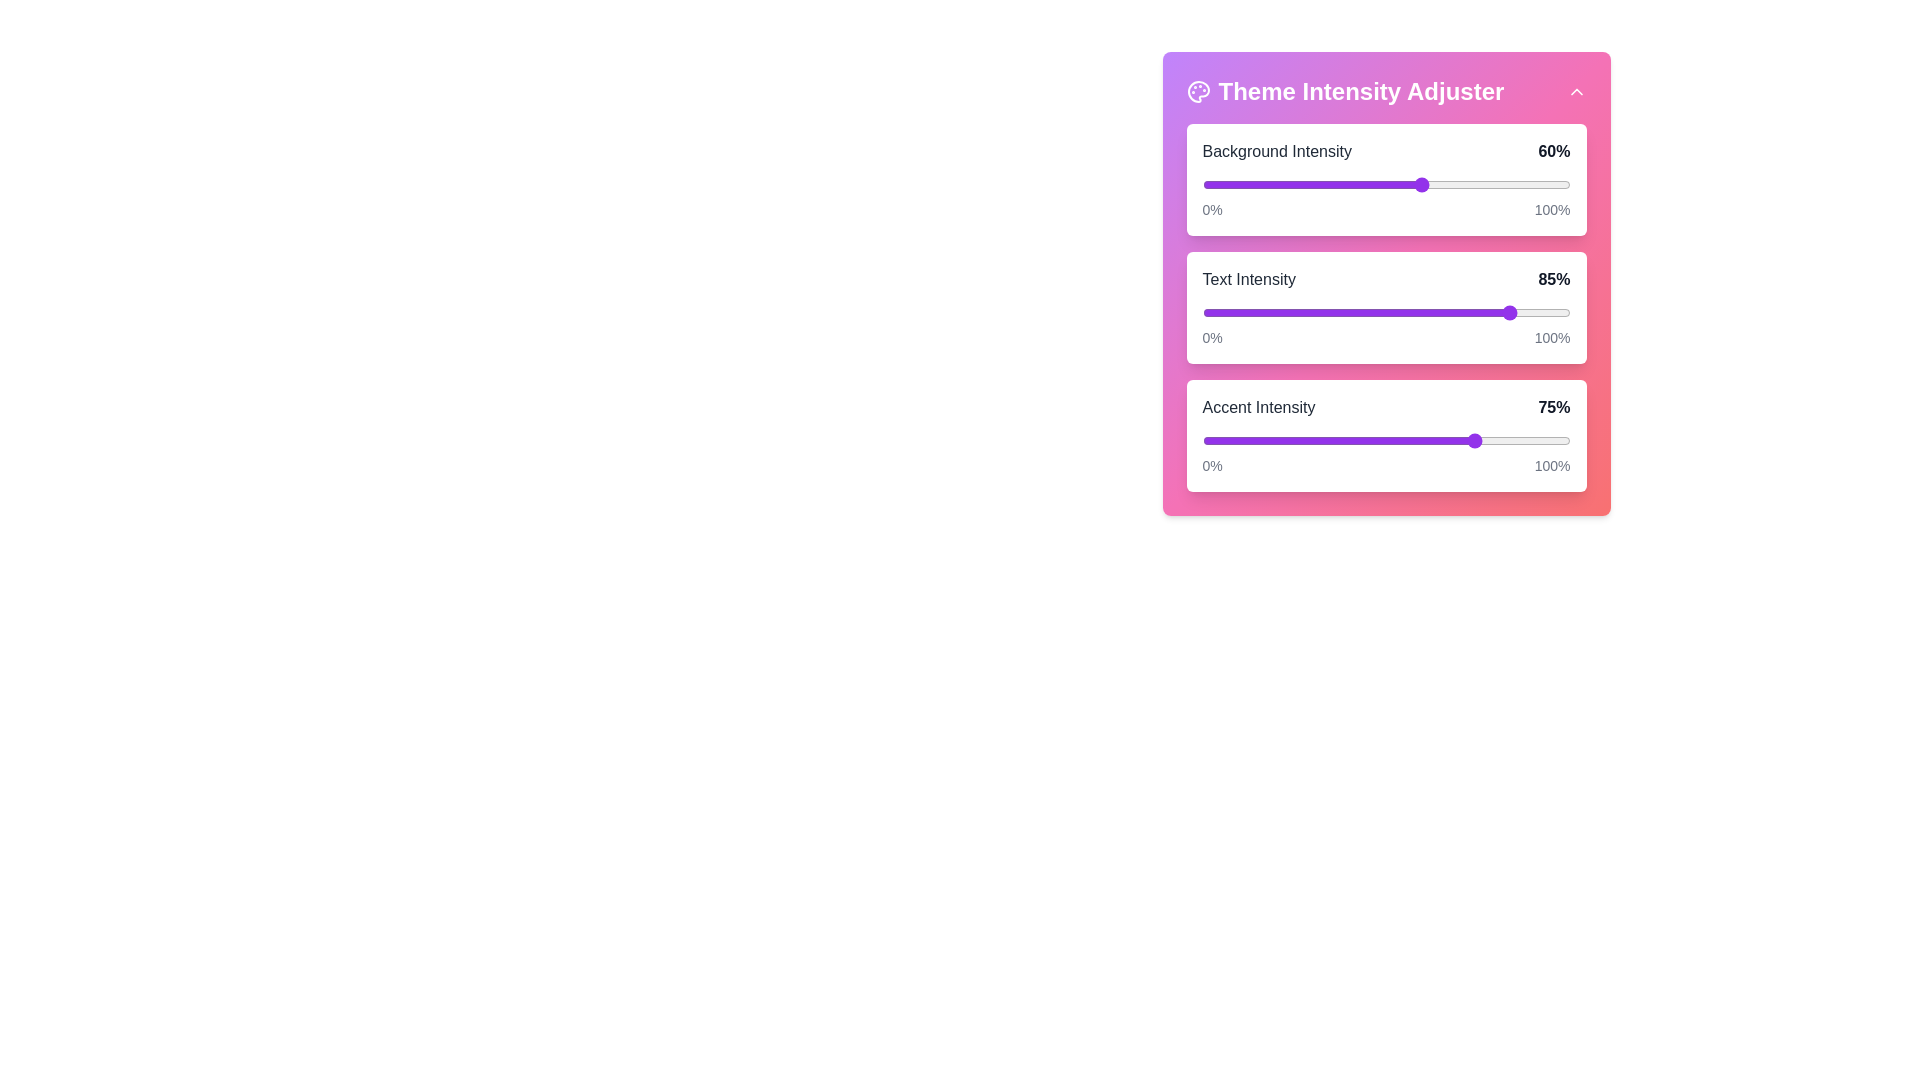  Describe the element at coordinates (1553, 407) in the screenshot. I see `the text label displaying '75%' in bold, dark gray color, which is positioned to the right of the label 'Accent Intensity' and is part of a slider control interface` at that location.